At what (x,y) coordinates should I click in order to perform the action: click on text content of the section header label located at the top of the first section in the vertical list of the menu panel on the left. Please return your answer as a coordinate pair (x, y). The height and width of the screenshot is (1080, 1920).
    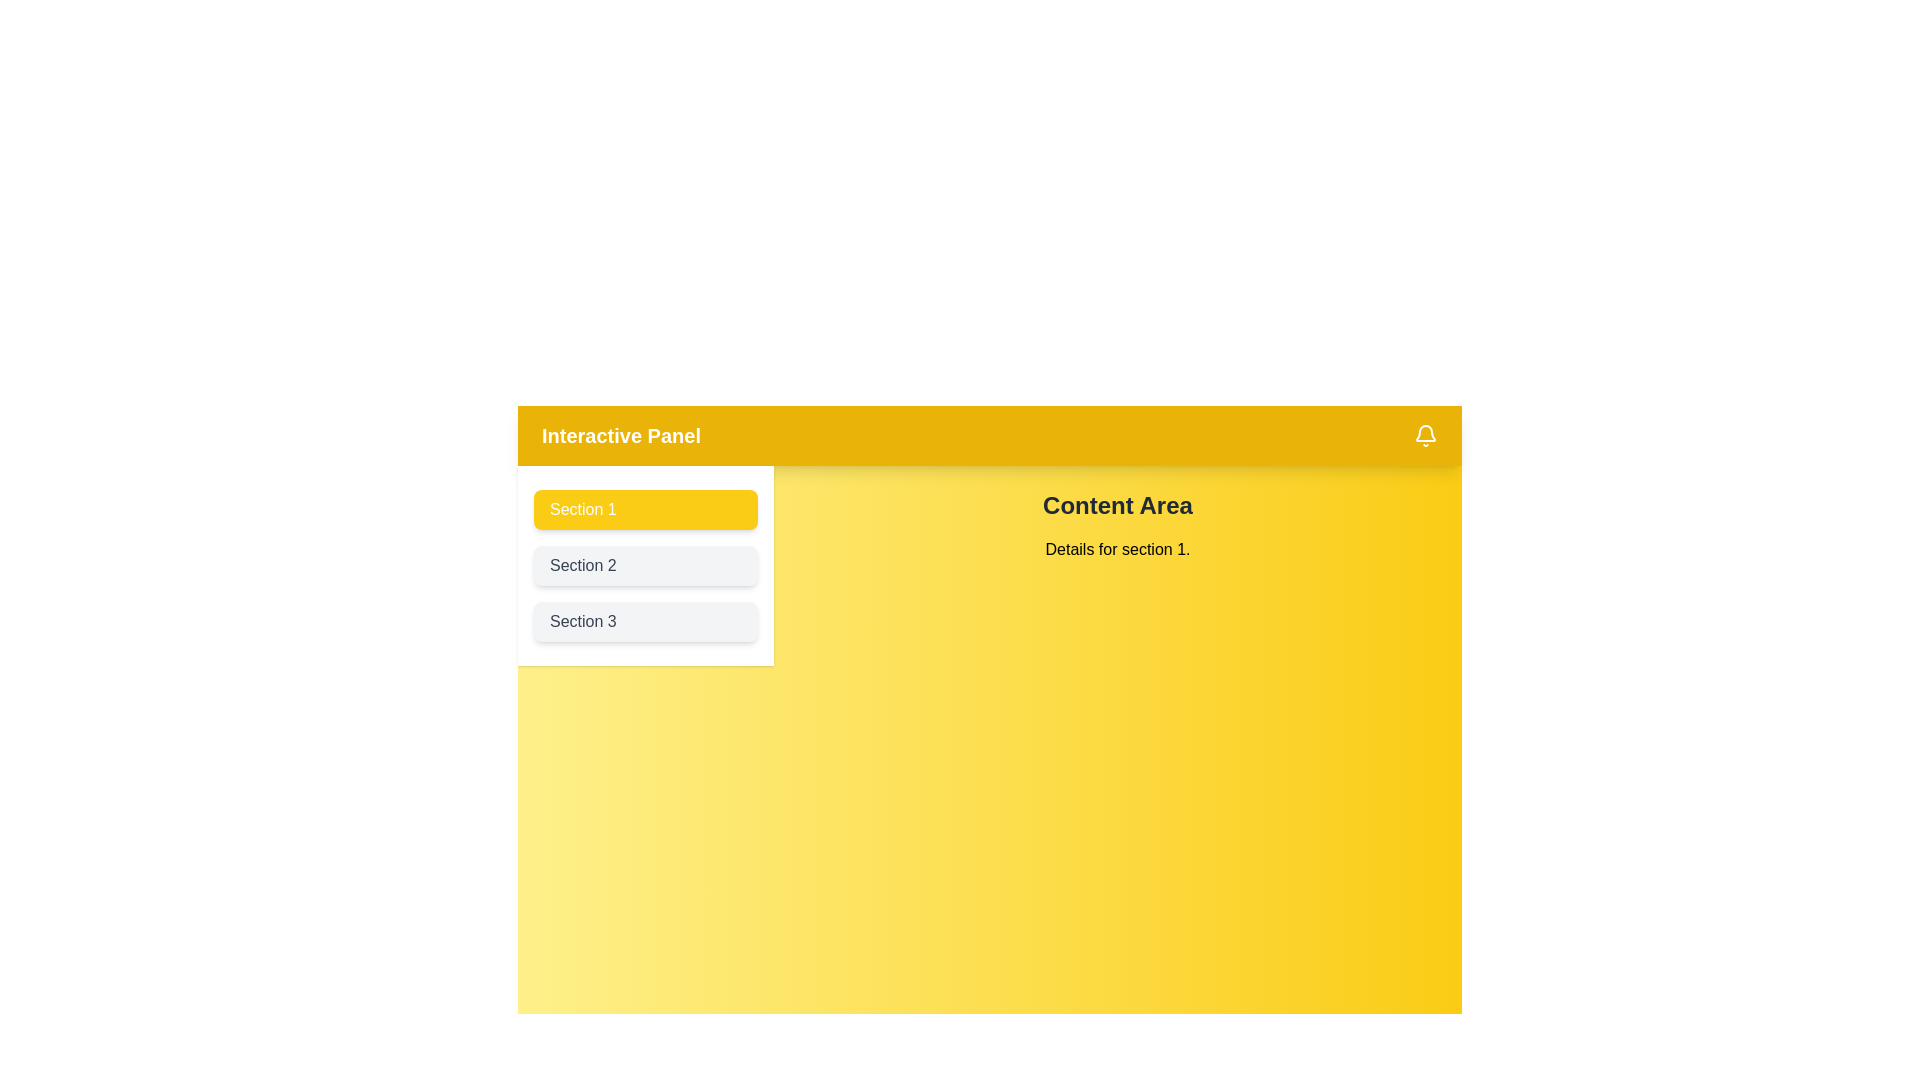
    Looking at the image, I should click on (582, 508).